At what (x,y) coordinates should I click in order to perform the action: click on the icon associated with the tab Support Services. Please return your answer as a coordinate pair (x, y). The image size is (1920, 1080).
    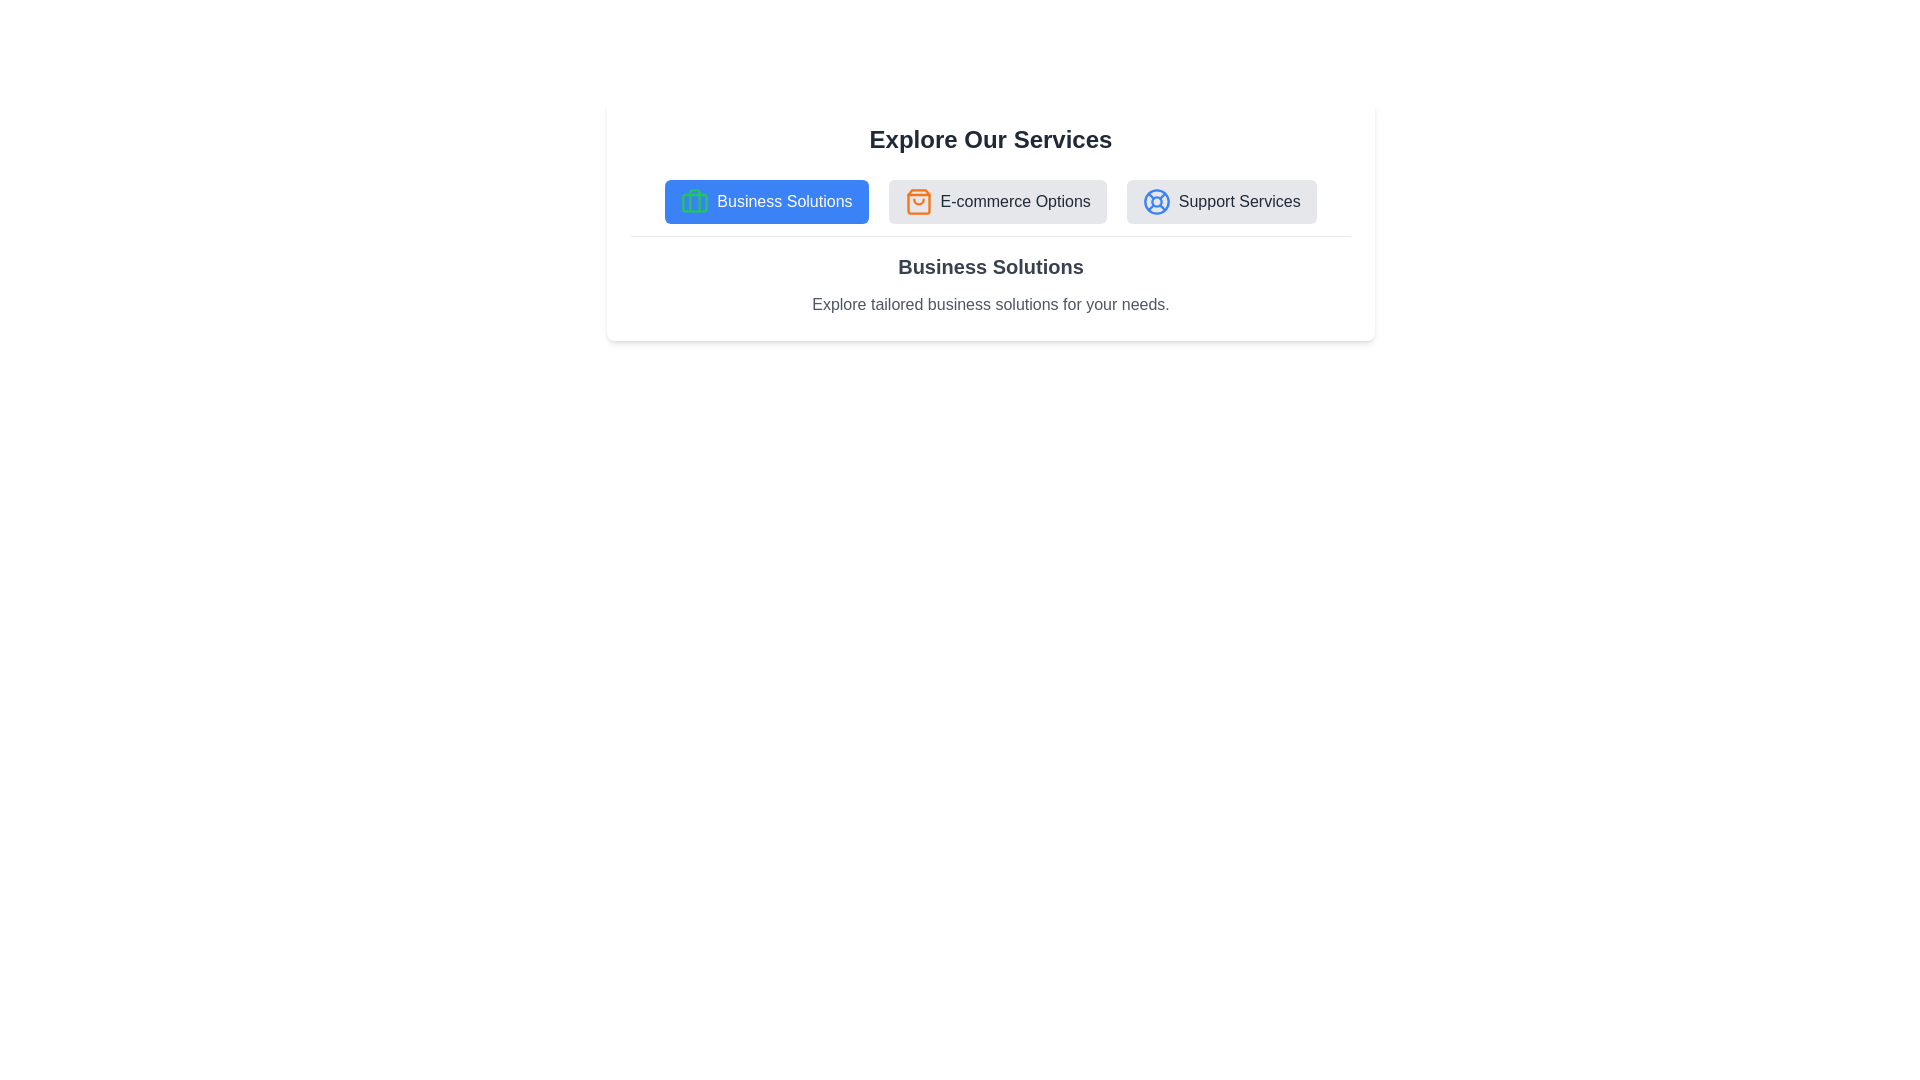
    Looking at the image, I should click on (1156, 201).